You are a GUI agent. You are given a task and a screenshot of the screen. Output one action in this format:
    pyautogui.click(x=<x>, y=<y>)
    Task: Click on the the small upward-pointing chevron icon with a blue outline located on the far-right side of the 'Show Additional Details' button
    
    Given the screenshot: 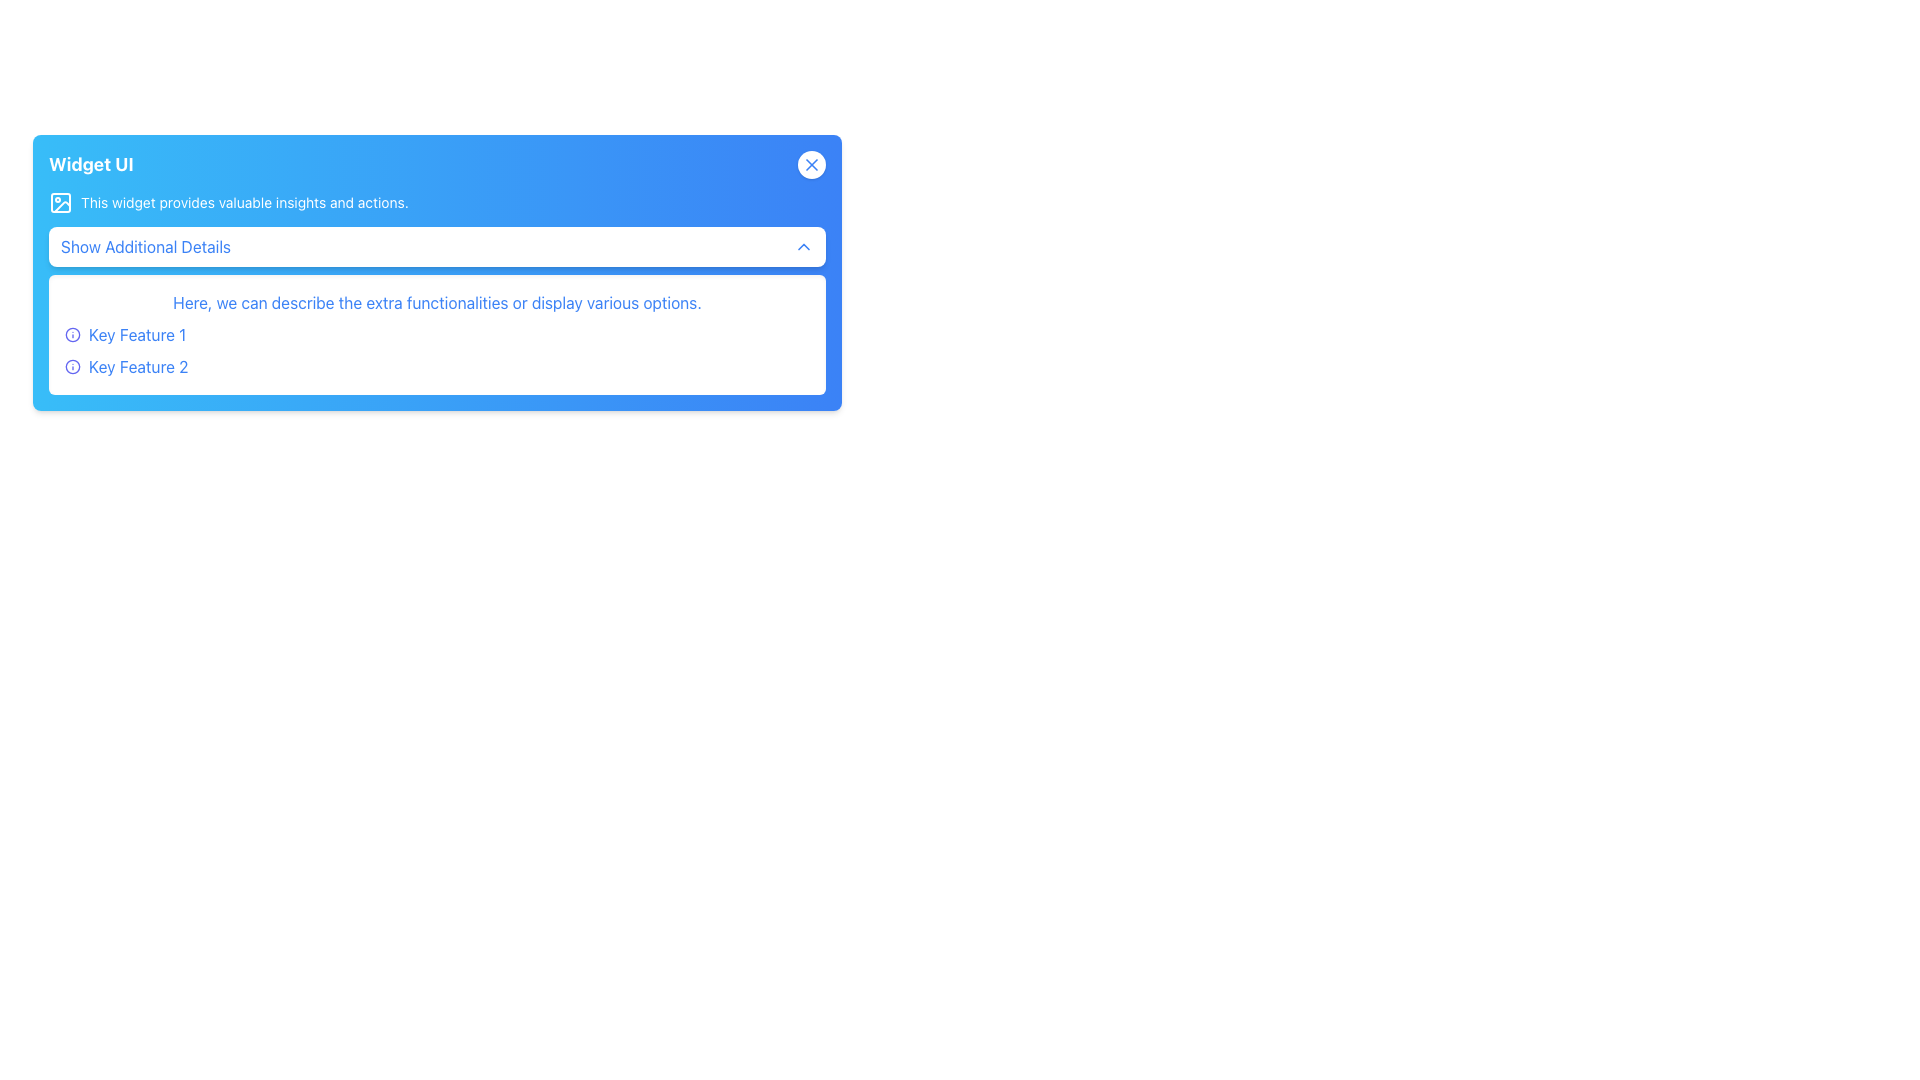 What is the action you would take?
    pyautogui.click(x=804, y=245)
    